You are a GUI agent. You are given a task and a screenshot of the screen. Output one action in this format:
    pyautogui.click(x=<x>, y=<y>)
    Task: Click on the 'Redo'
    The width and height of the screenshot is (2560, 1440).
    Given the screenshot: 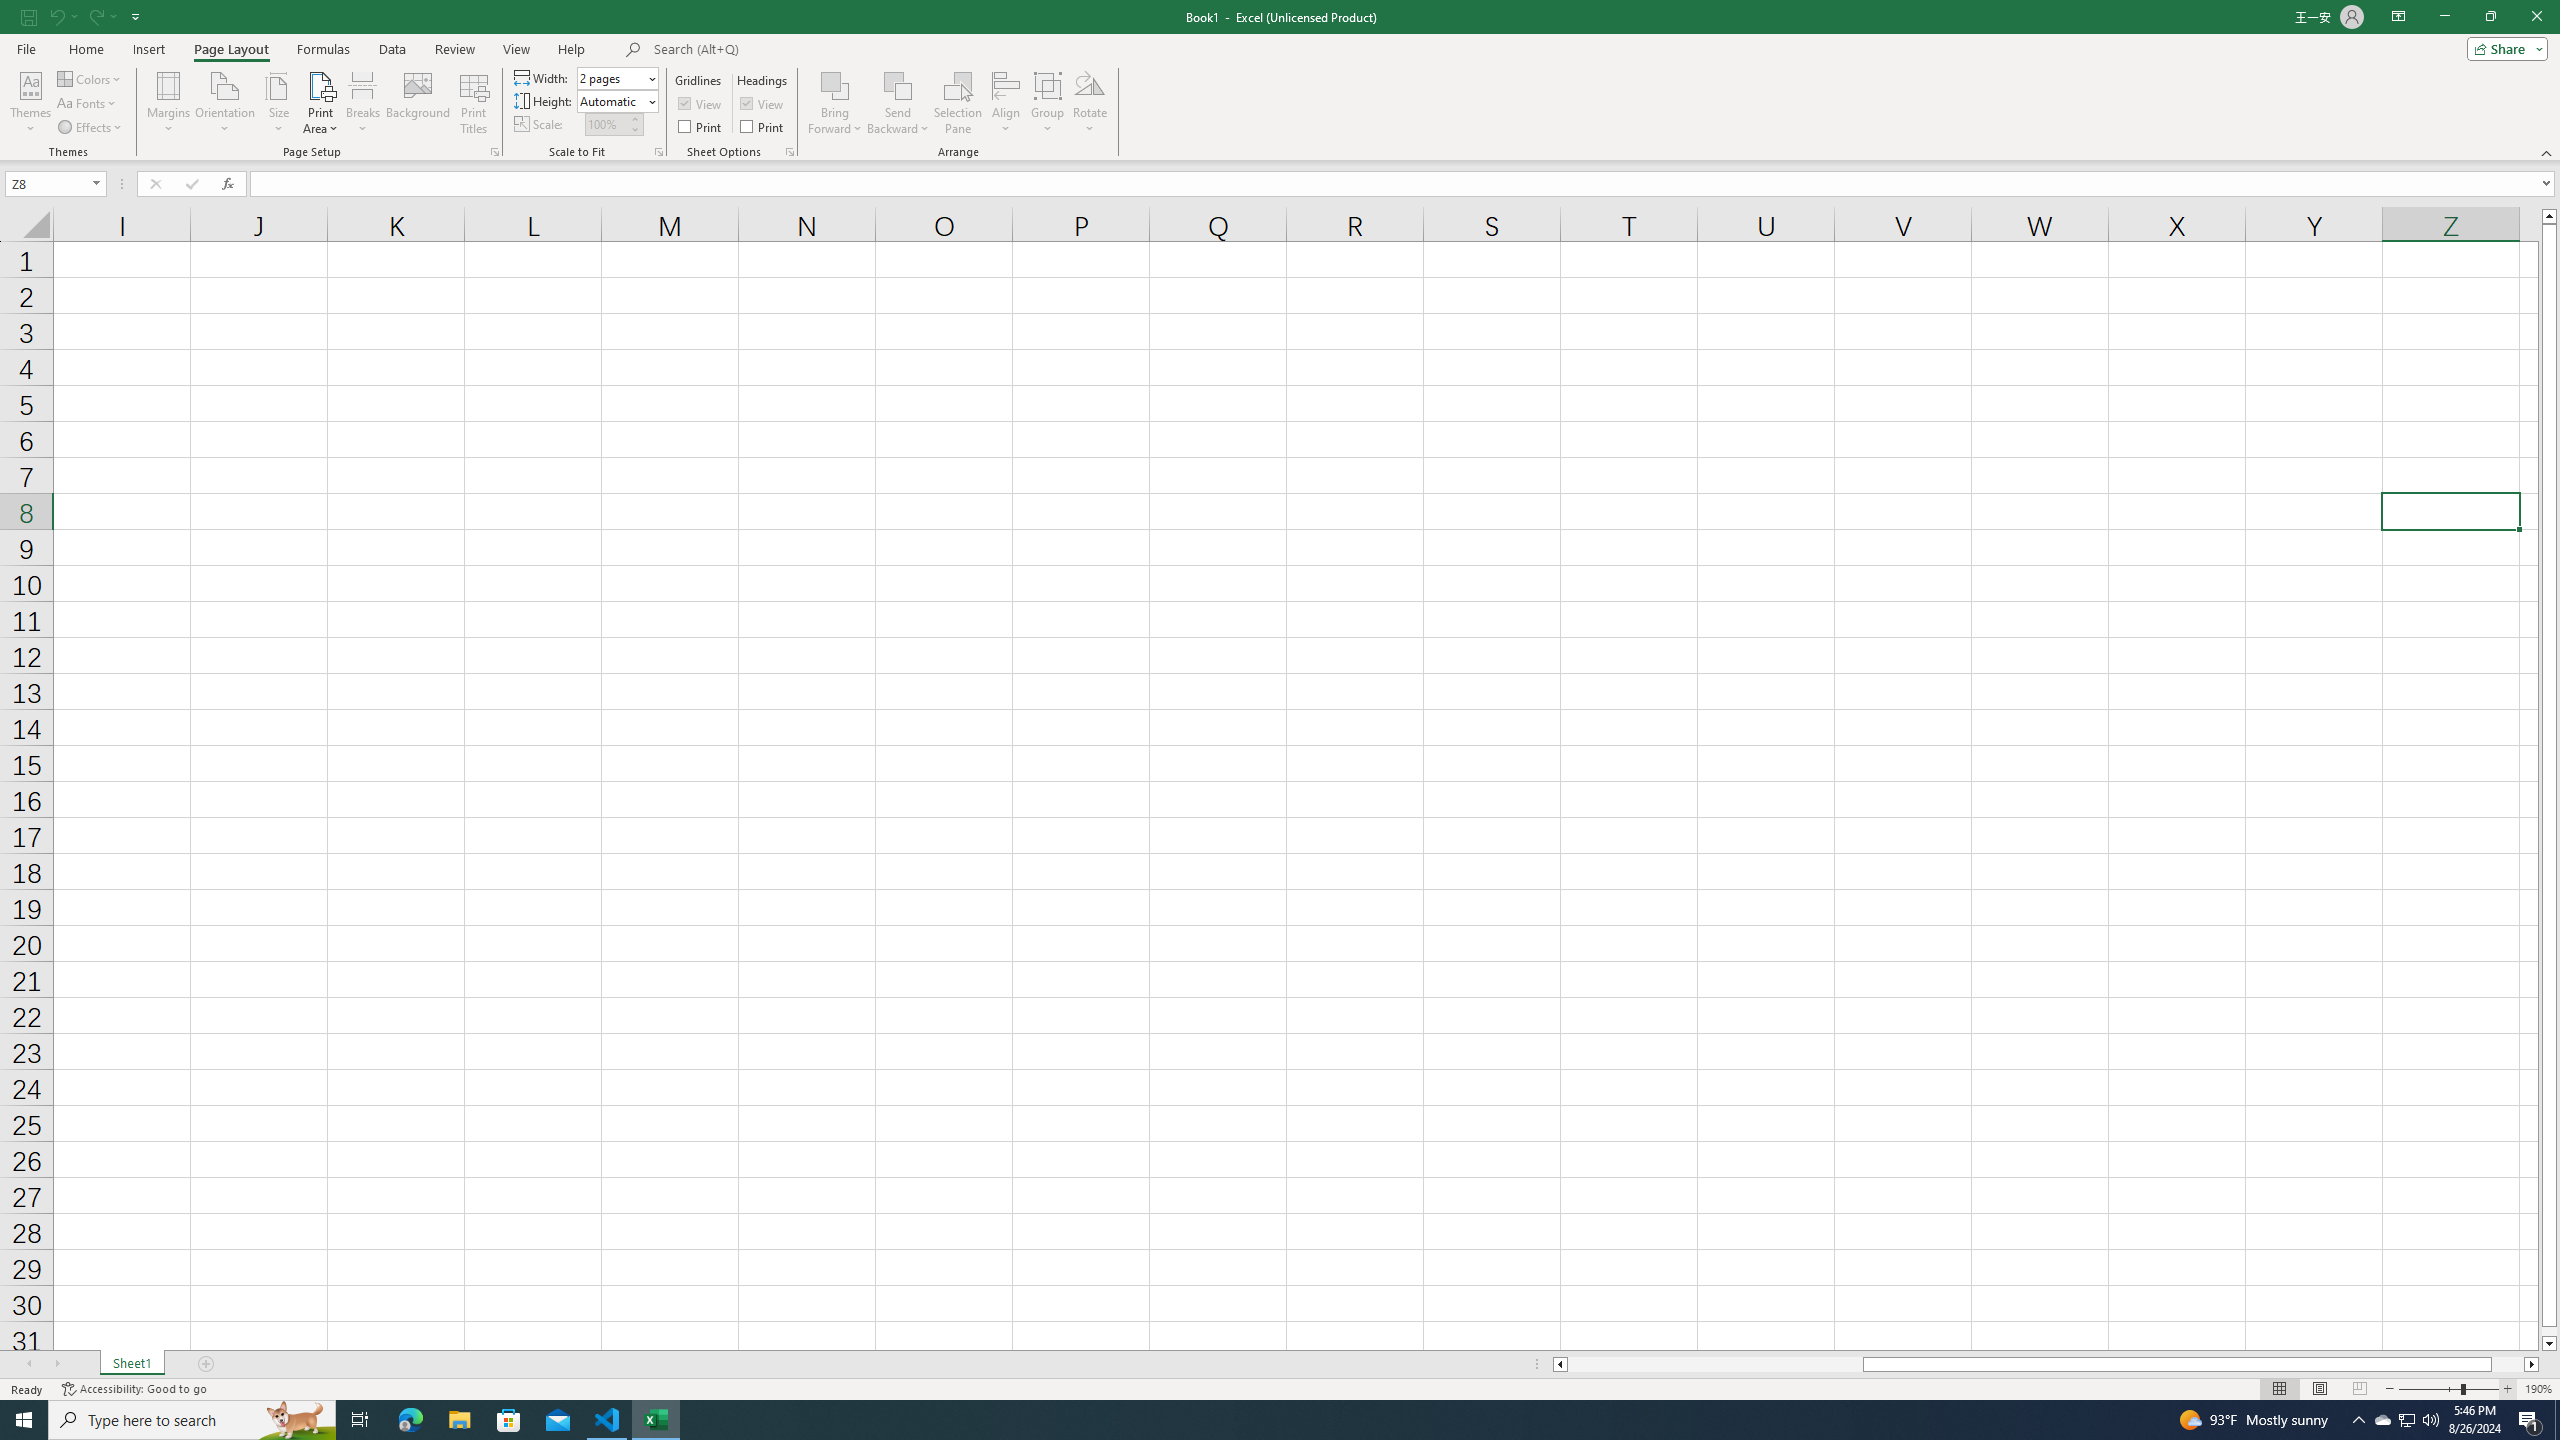 What is the action you would take?
    pyautogui.click(x=93, y=15)
    